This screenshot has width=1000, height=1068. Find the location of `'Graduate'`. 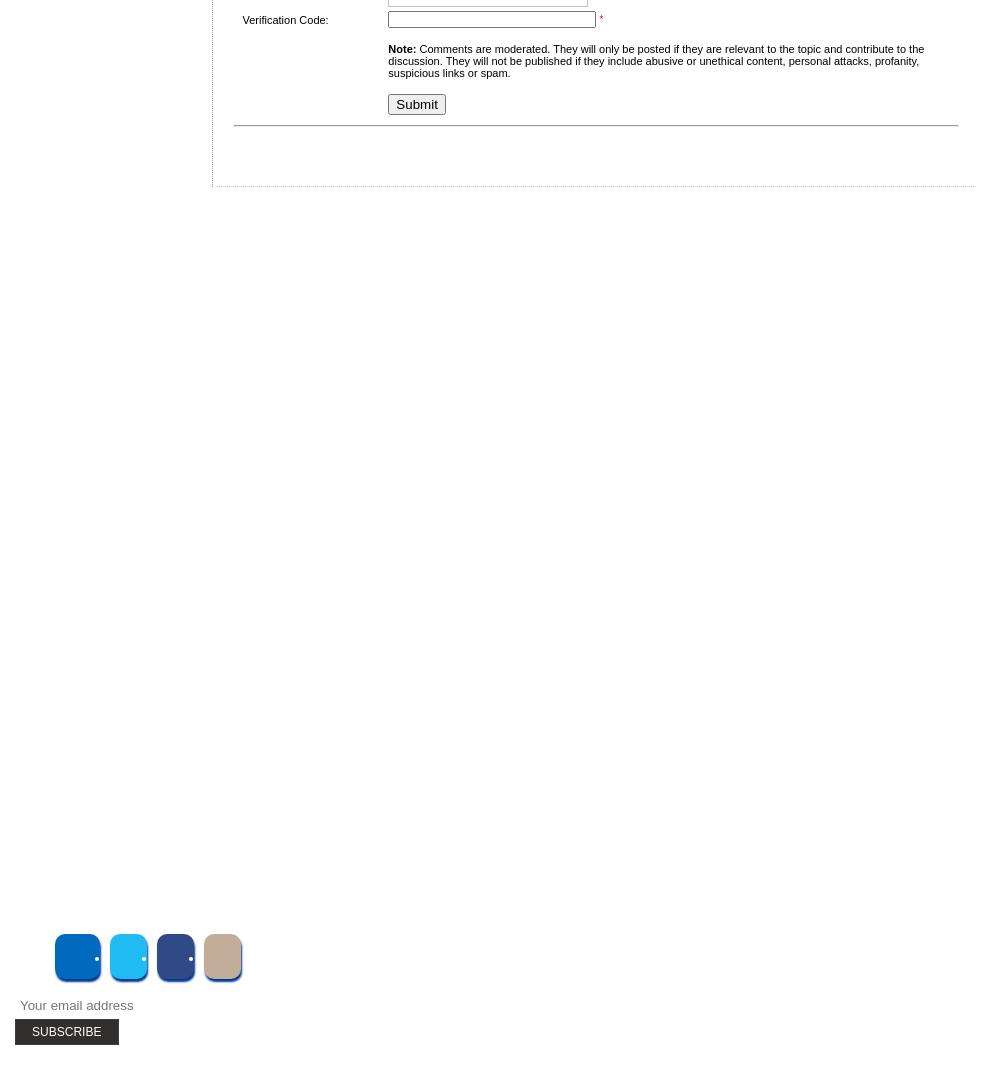

'Graduate' is located at coordinates (92, 461).